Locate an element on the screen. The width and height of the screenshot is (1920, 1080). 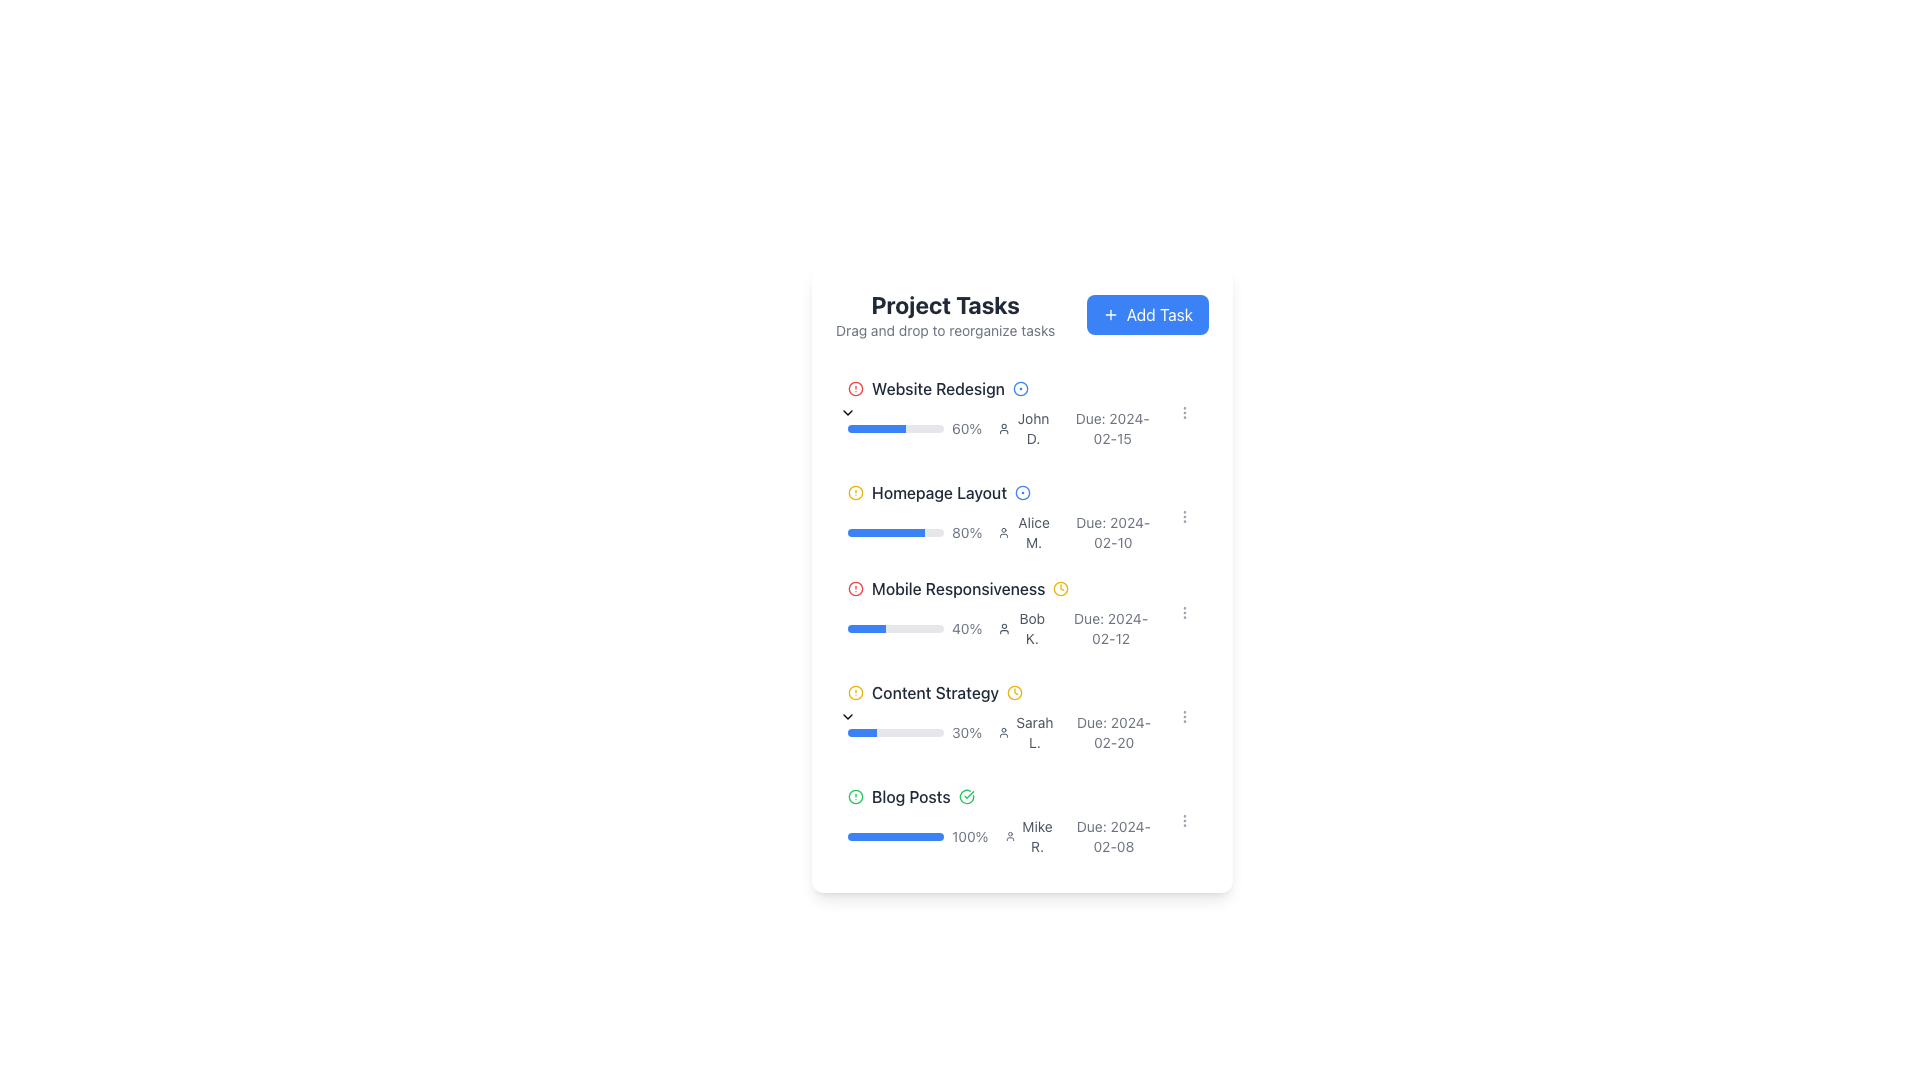
the circular icon located on the right side of the 'Homepage Layout' row, which is the second task in the list is located at coordinates (1022, 493).